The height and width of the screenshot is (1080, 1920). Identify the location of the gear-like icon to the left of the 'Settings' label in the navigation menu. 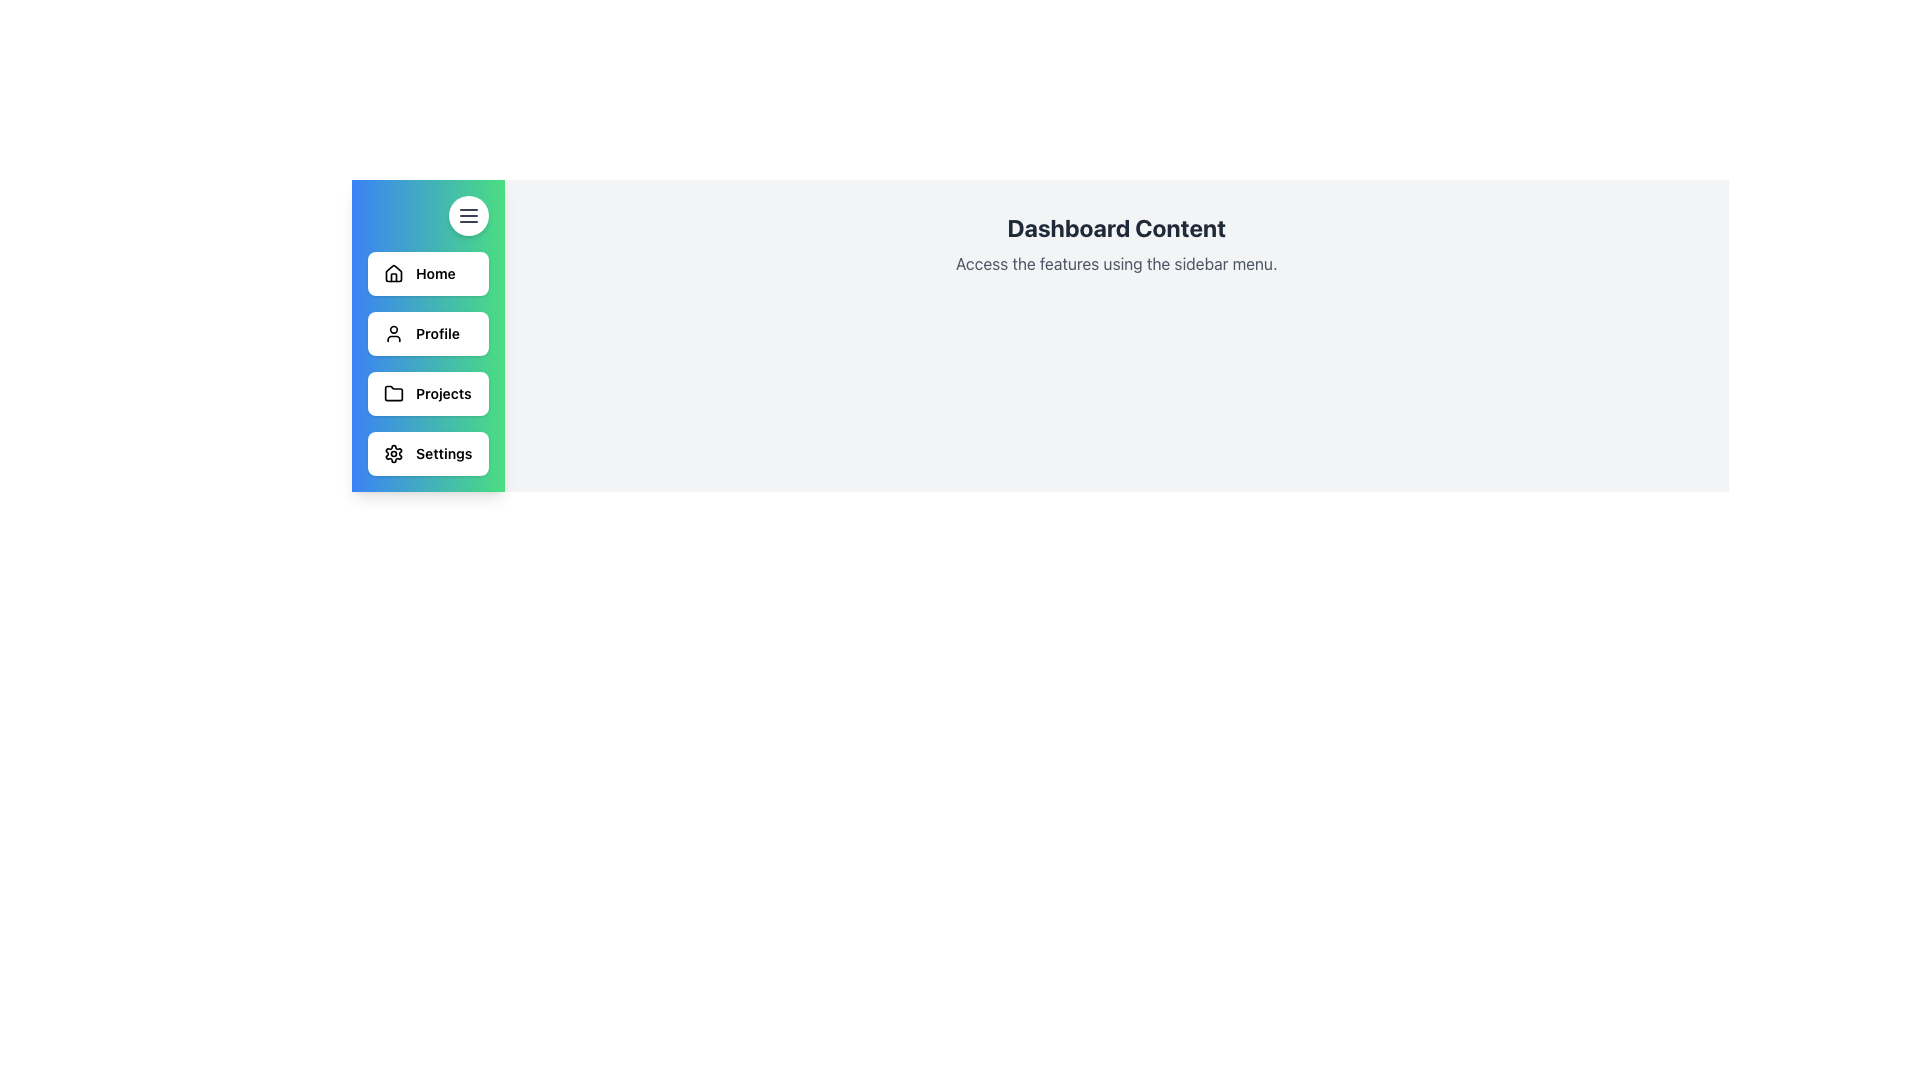
(393, 454).